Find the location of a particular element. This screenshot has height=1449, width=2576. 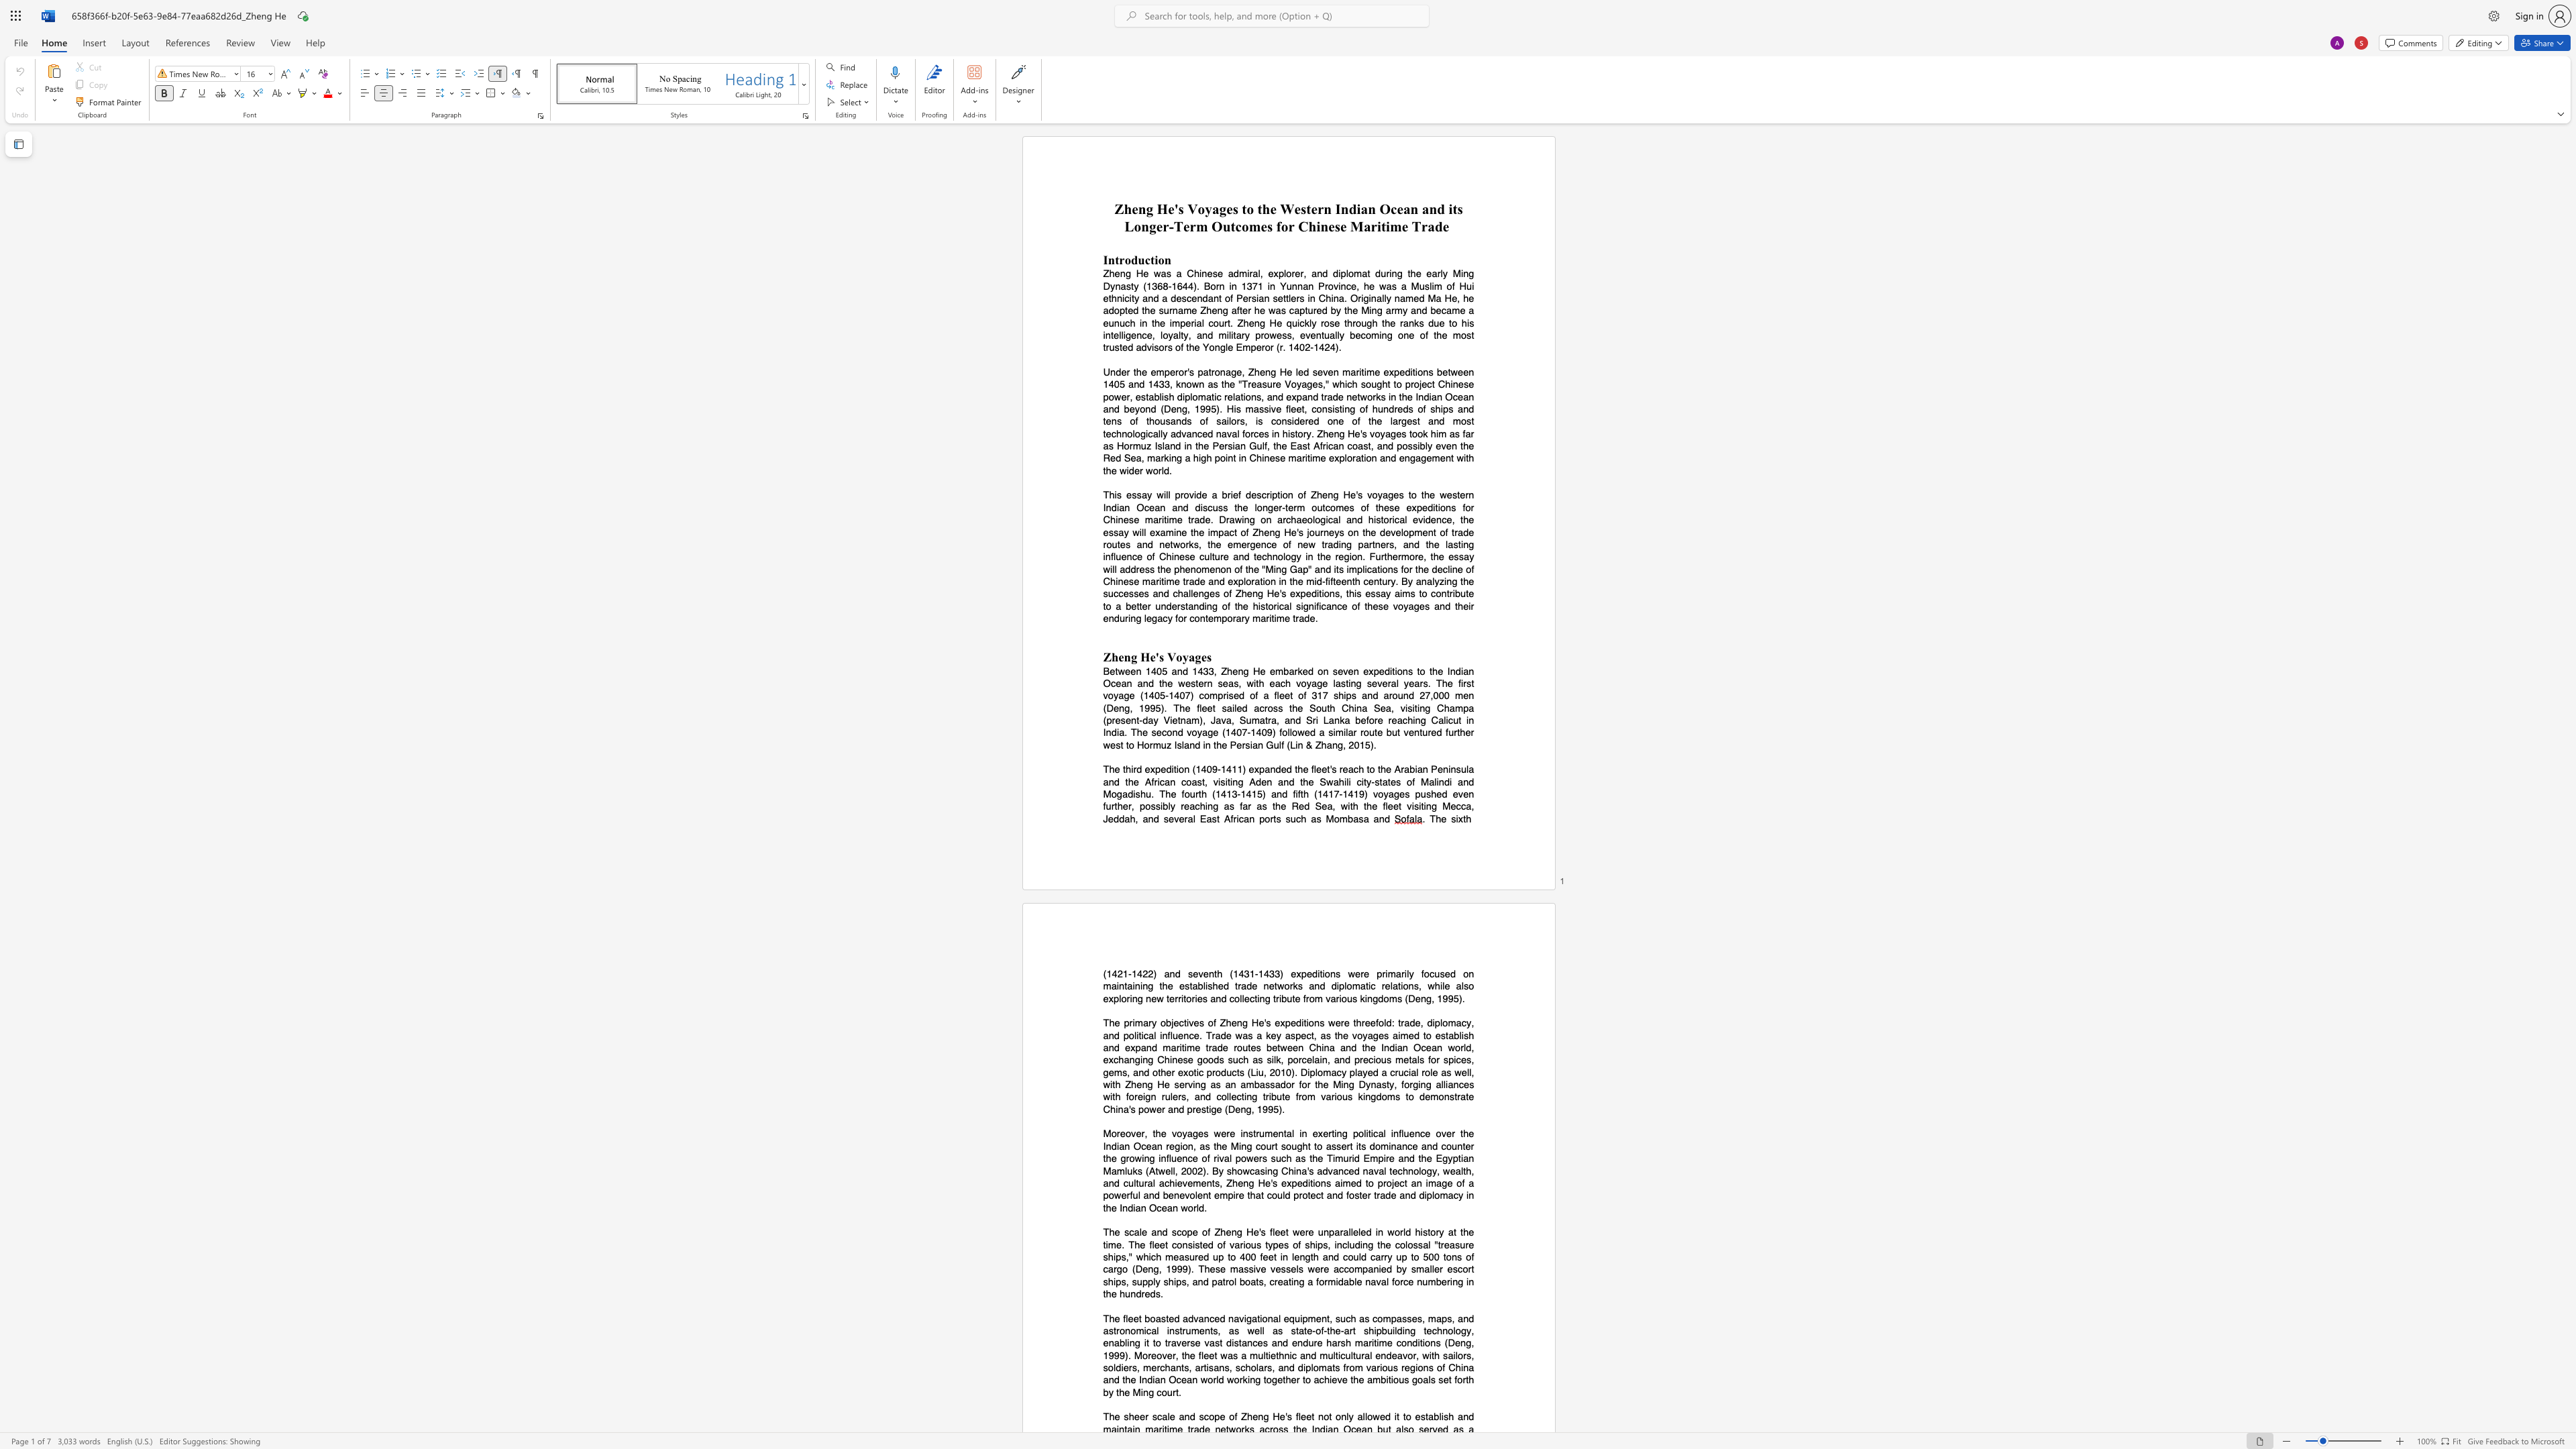

the subset text "eng He led seven maritime expeditions between 1405 and 1433, known as the" within the text "Under the emperor" is located at coordinates (1258, 372).